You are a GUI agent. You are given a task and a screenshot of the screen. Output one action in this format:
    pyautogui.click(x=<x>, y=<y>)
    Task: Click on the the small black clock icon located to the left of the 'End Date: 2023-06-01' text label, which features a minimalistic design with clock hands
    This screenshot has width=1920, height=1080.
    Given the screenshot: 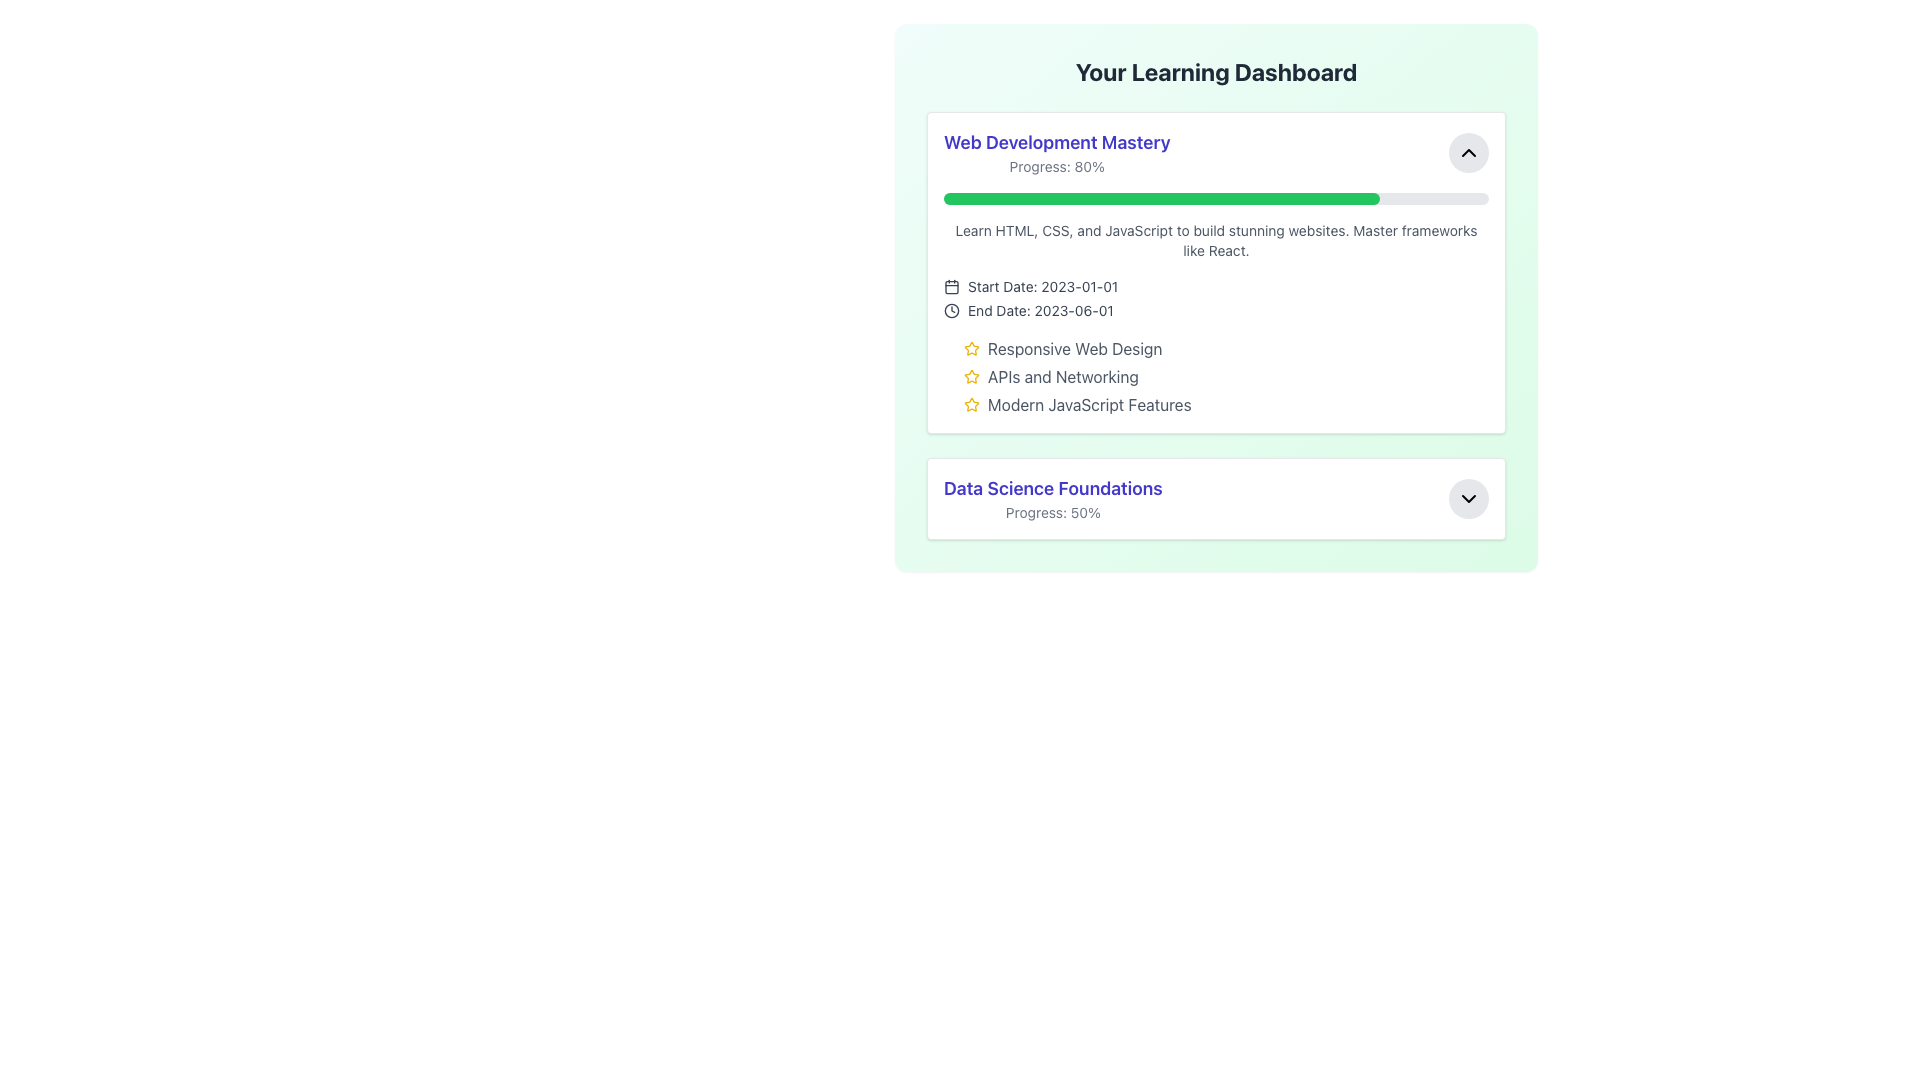 What is the action you would take?
    pyautogui.click(x=950, y=311)
    